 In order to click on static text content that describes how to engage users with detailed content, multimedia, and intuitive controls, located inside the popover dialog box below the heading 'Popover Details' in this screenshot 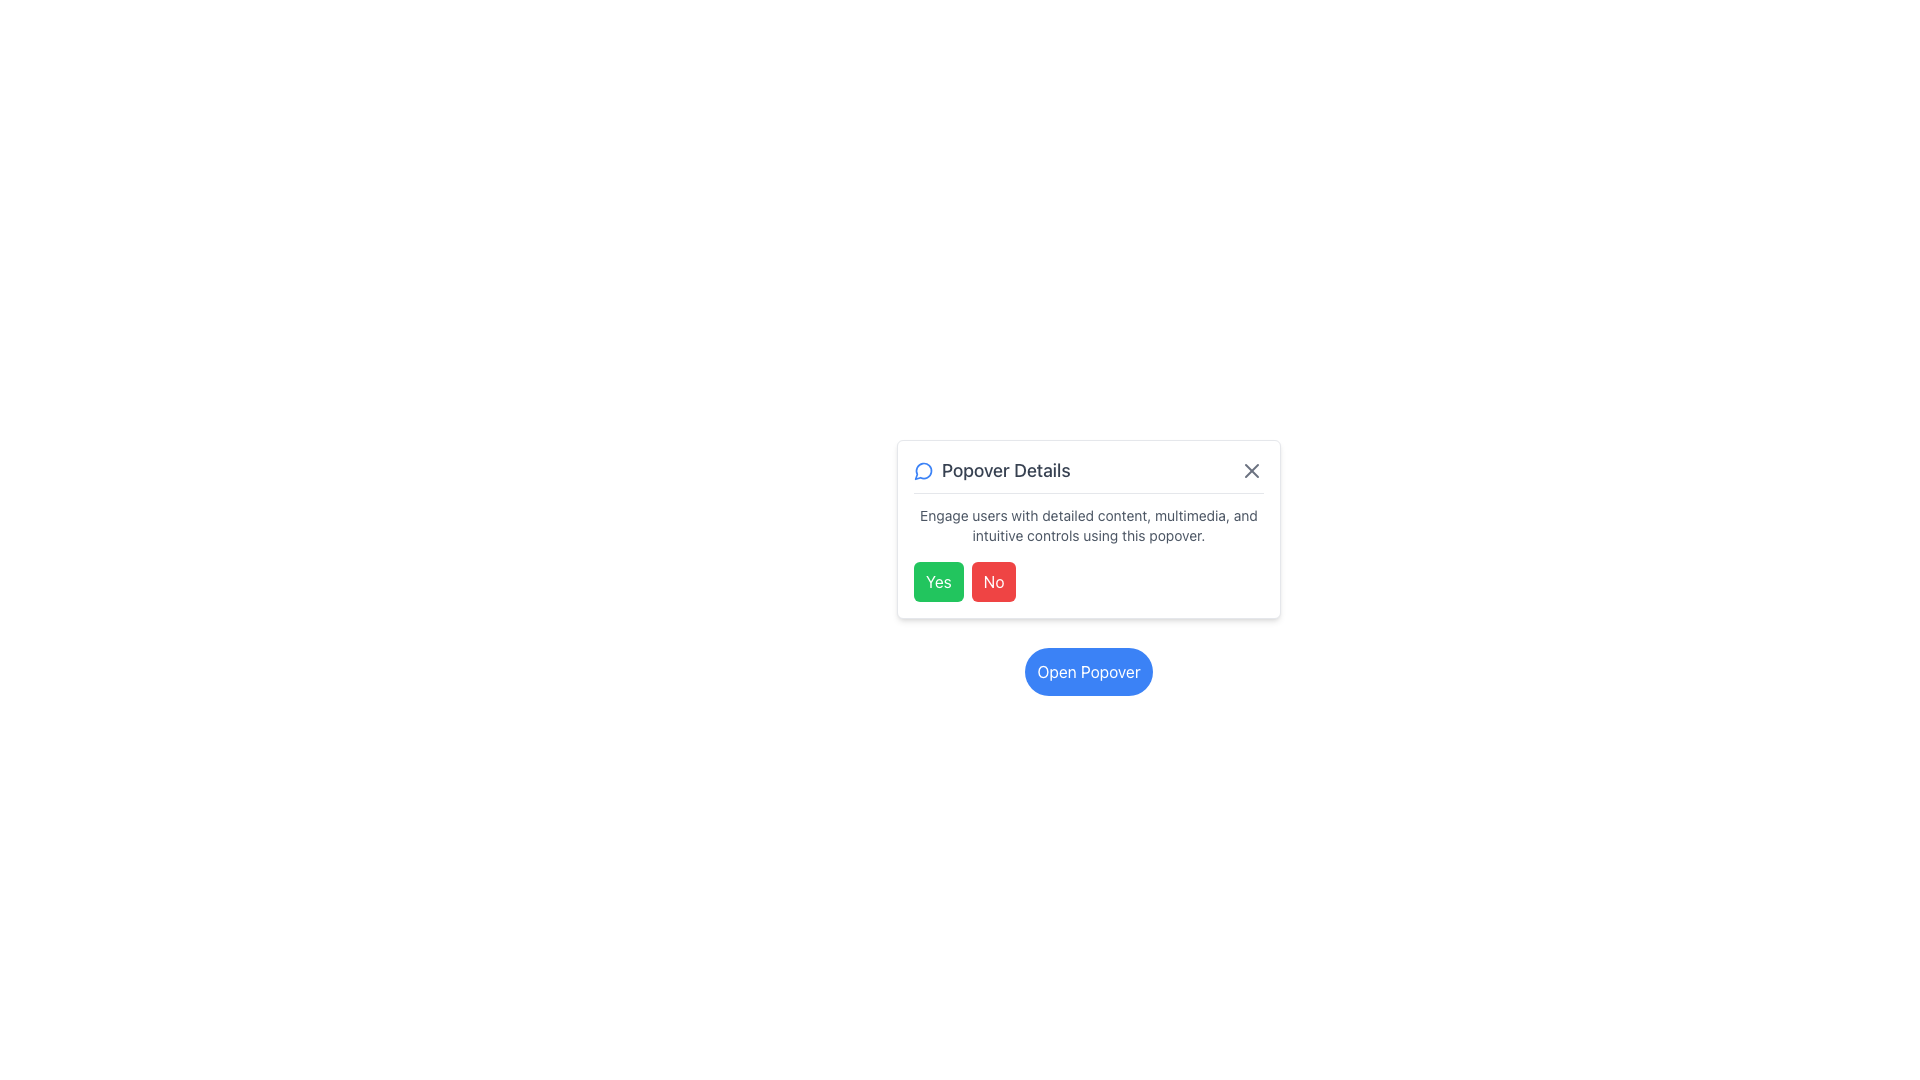, I will do `click(1088, 524)`.